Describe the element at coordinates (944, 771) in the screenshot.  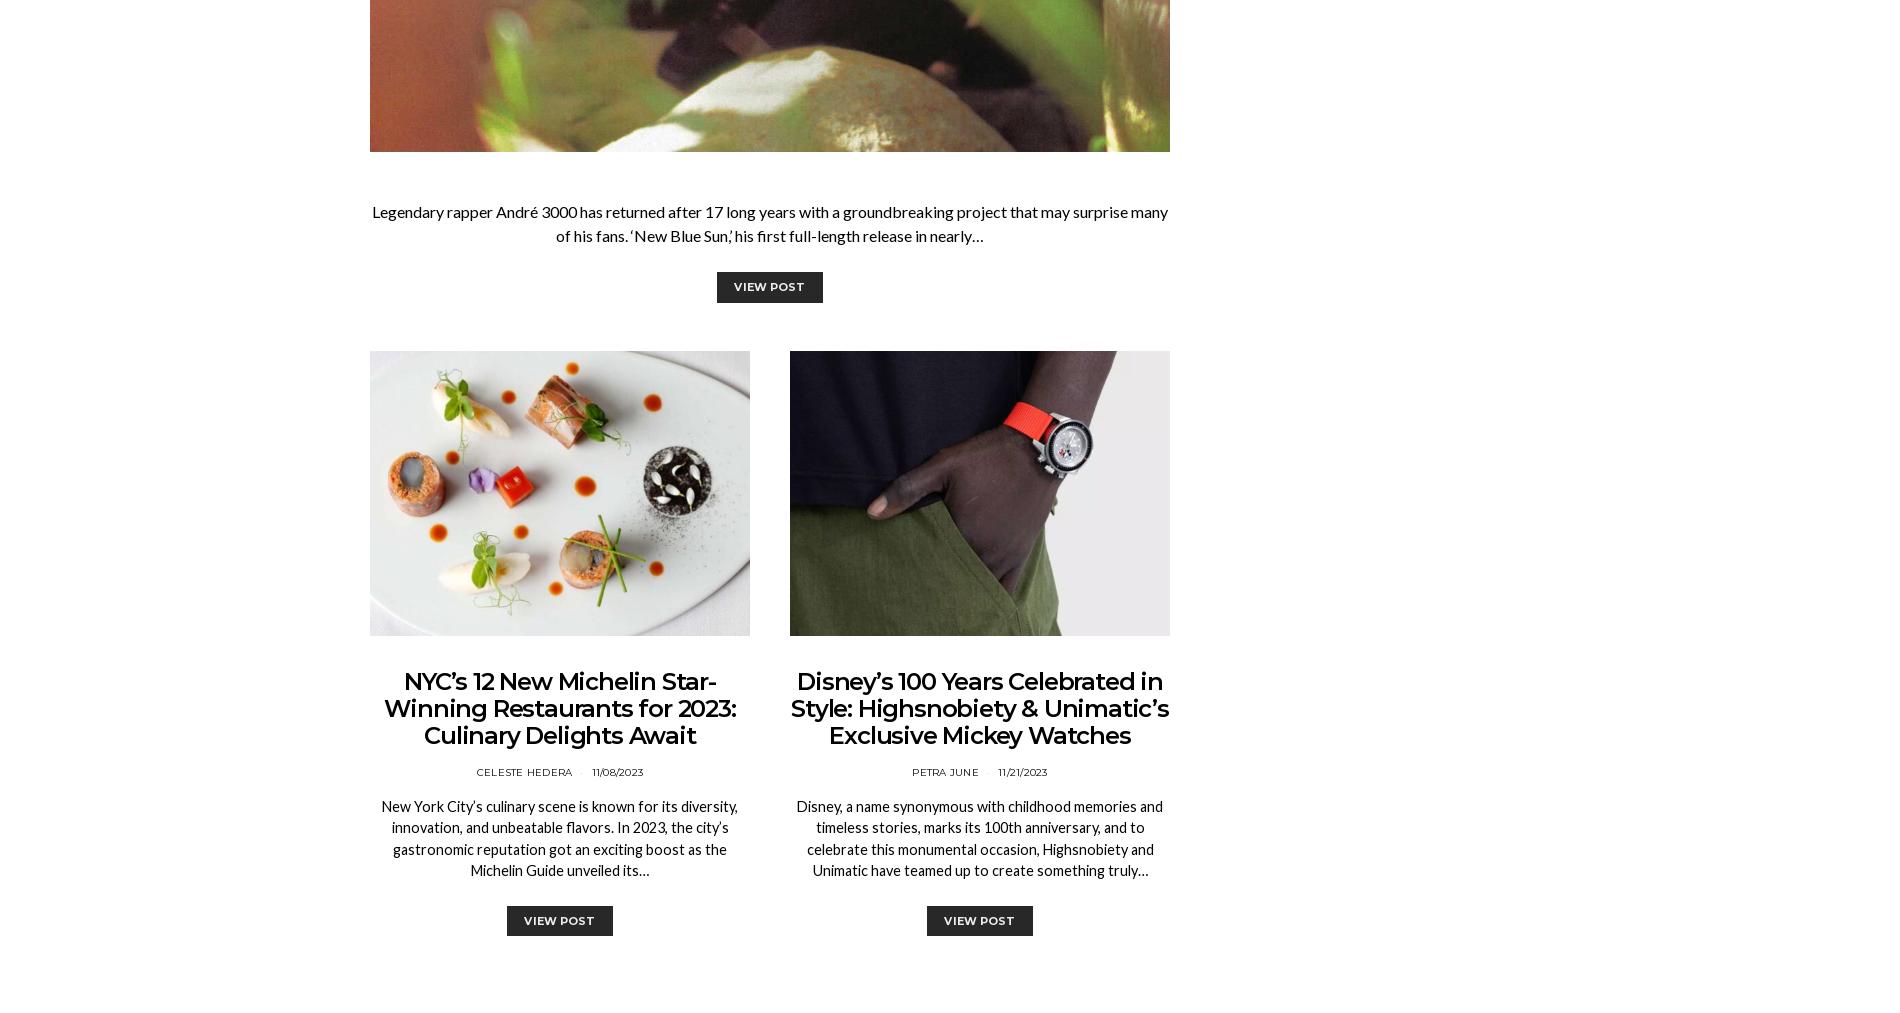
I see `'Petra June'` at that location.